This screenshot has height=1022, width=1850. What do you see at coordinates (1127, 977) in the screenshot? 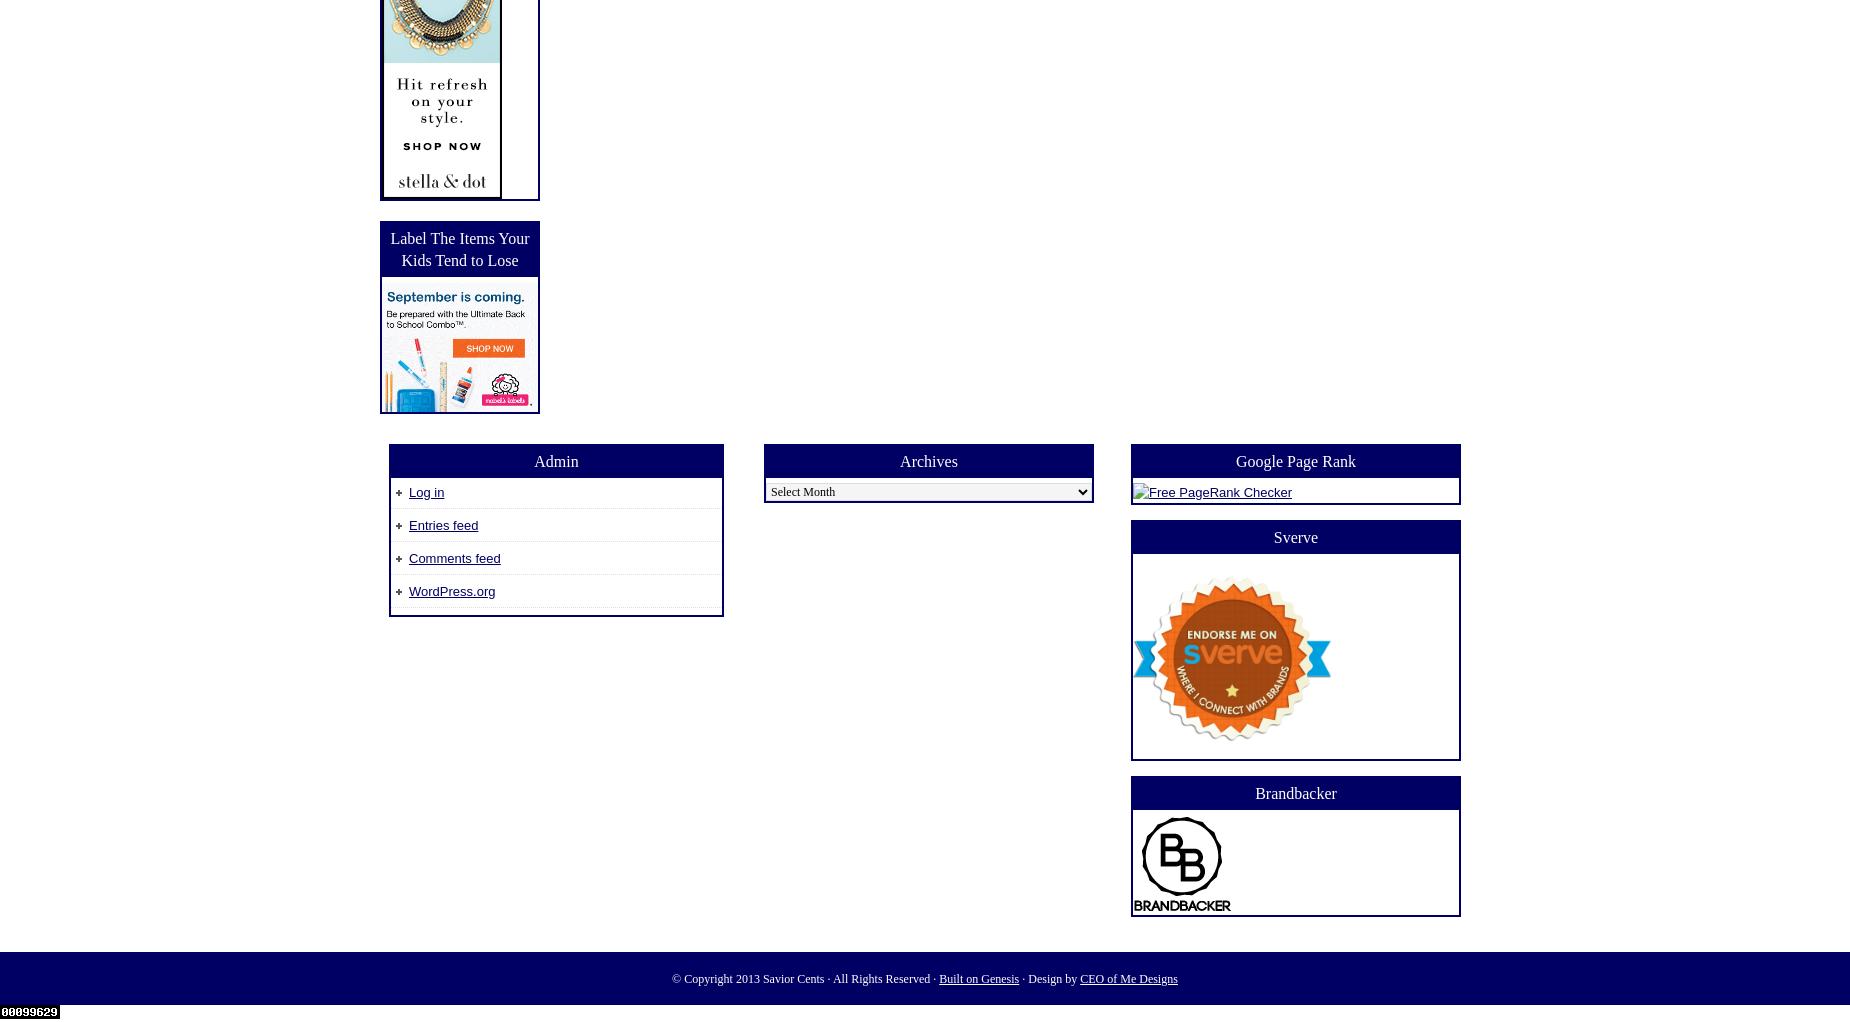
I see `'CEO of Me Designs'` at bounding box center [1127, 977].